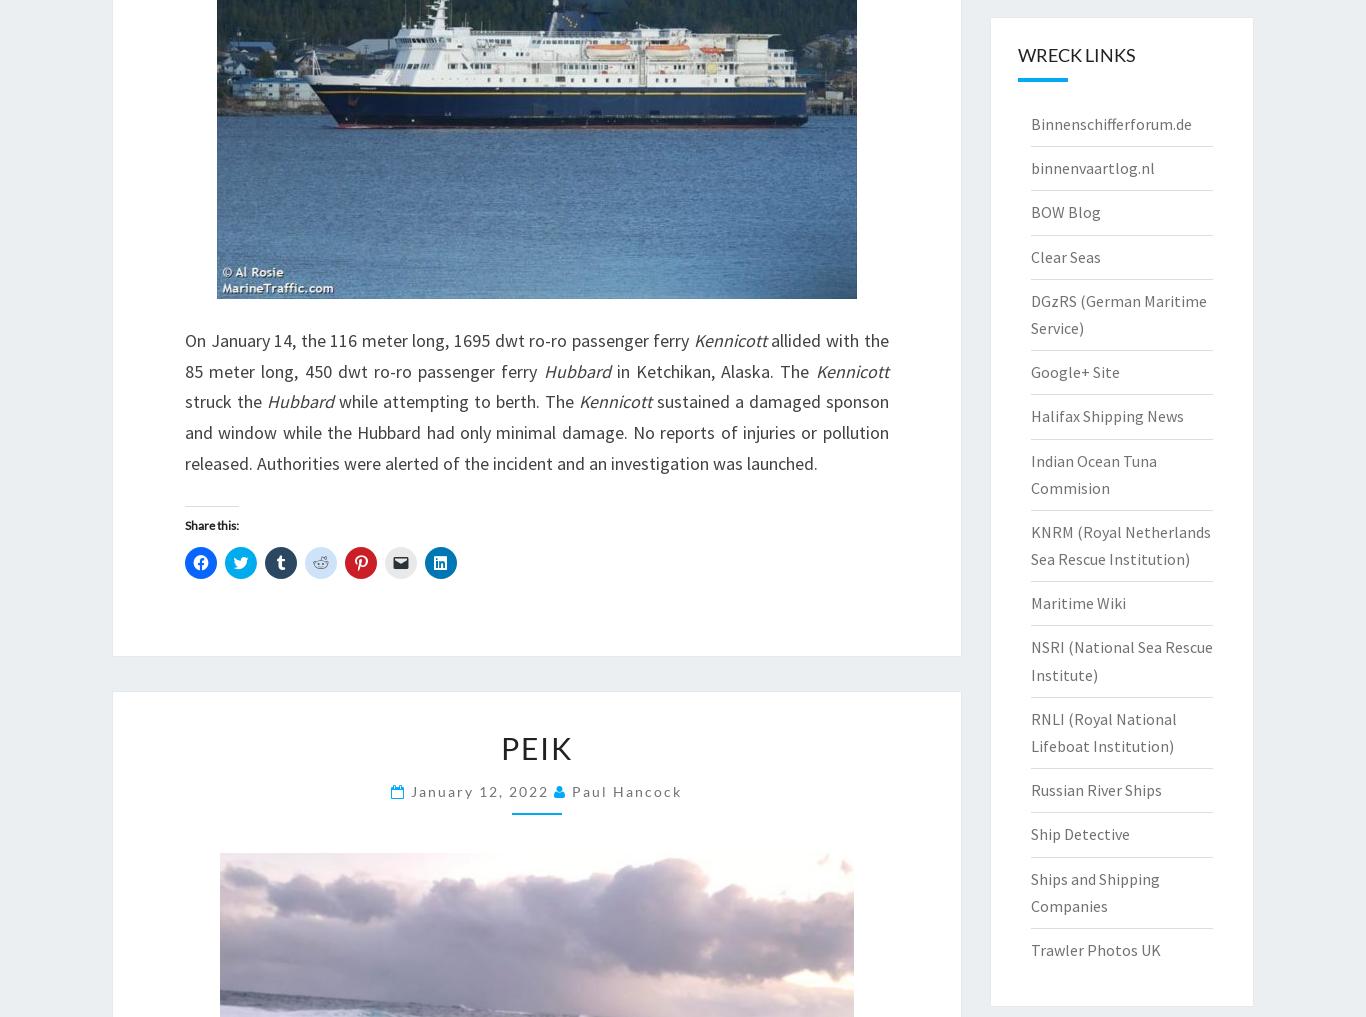  I want to click on 'while attempting to berth. The', so click(454, 401).